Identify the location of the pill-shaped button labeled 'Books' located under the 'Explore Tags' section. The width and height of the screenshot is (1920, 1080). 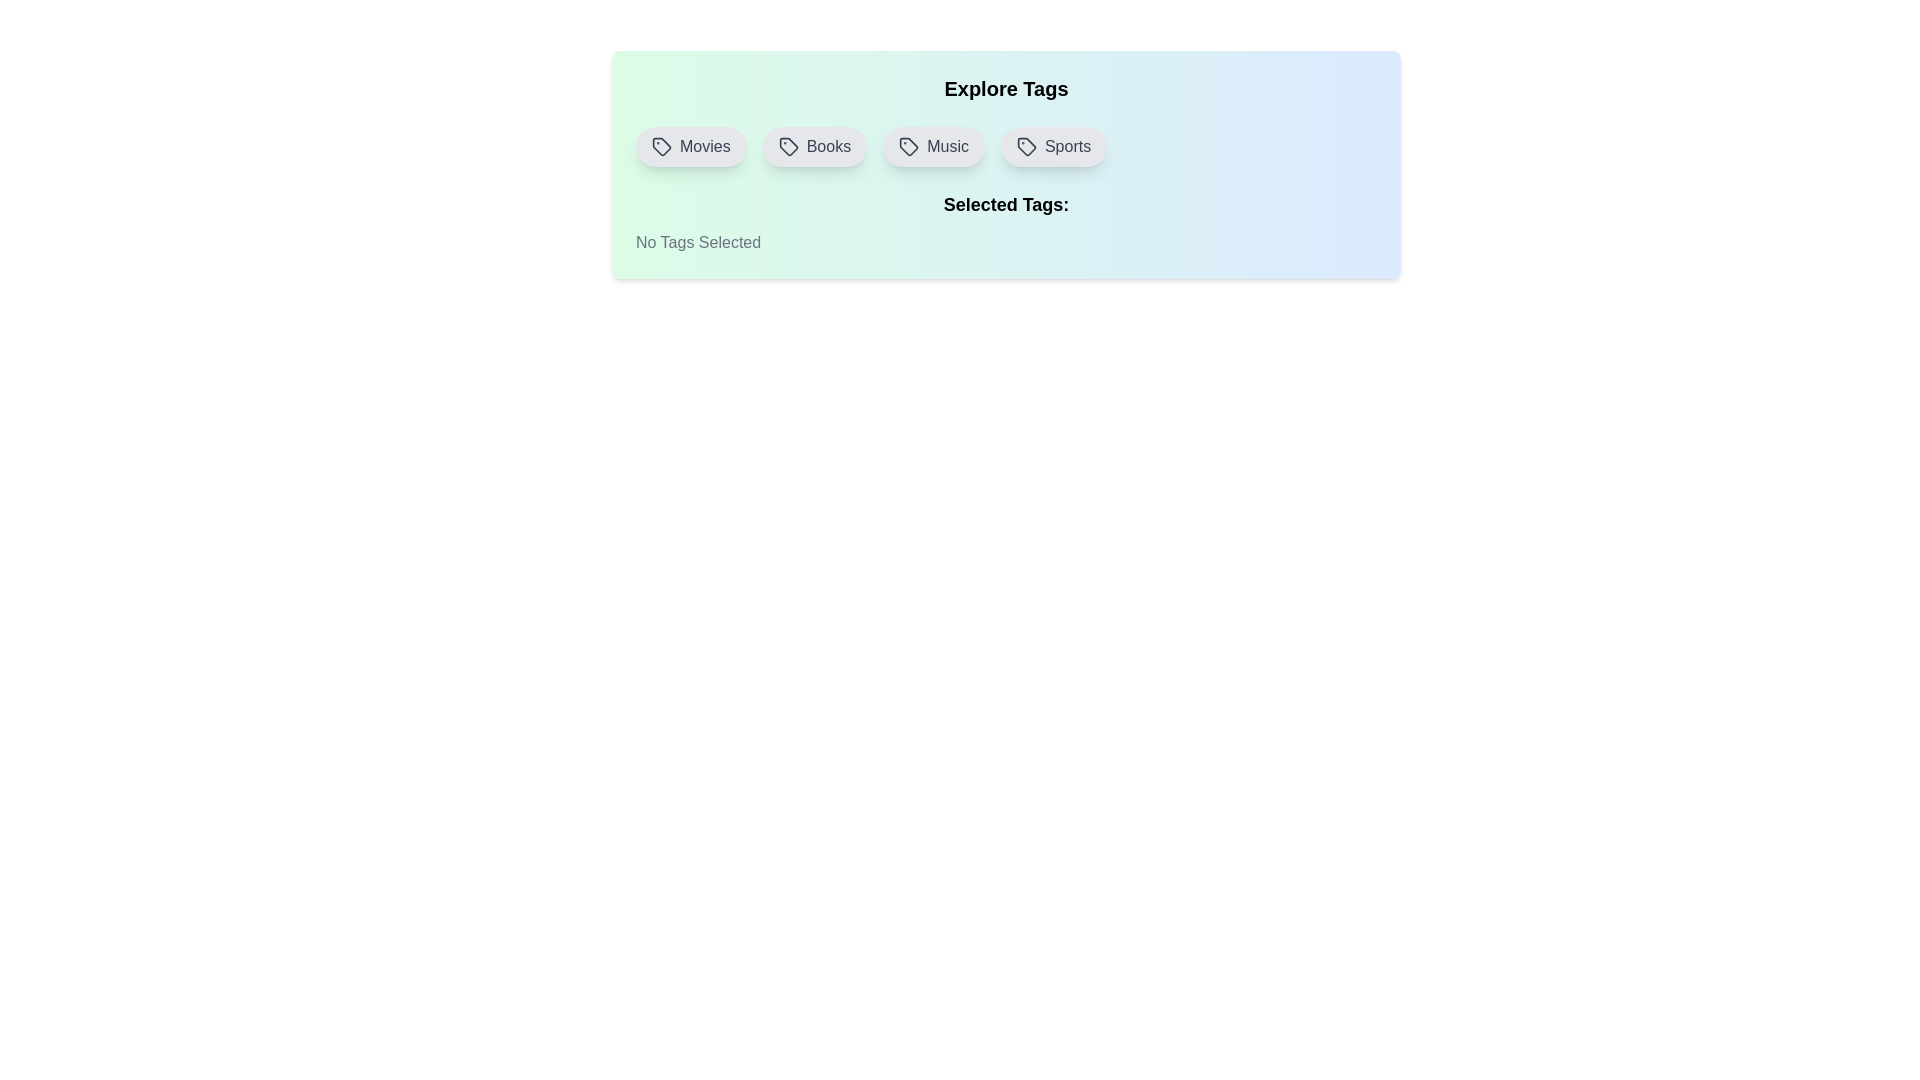
(814, 145).